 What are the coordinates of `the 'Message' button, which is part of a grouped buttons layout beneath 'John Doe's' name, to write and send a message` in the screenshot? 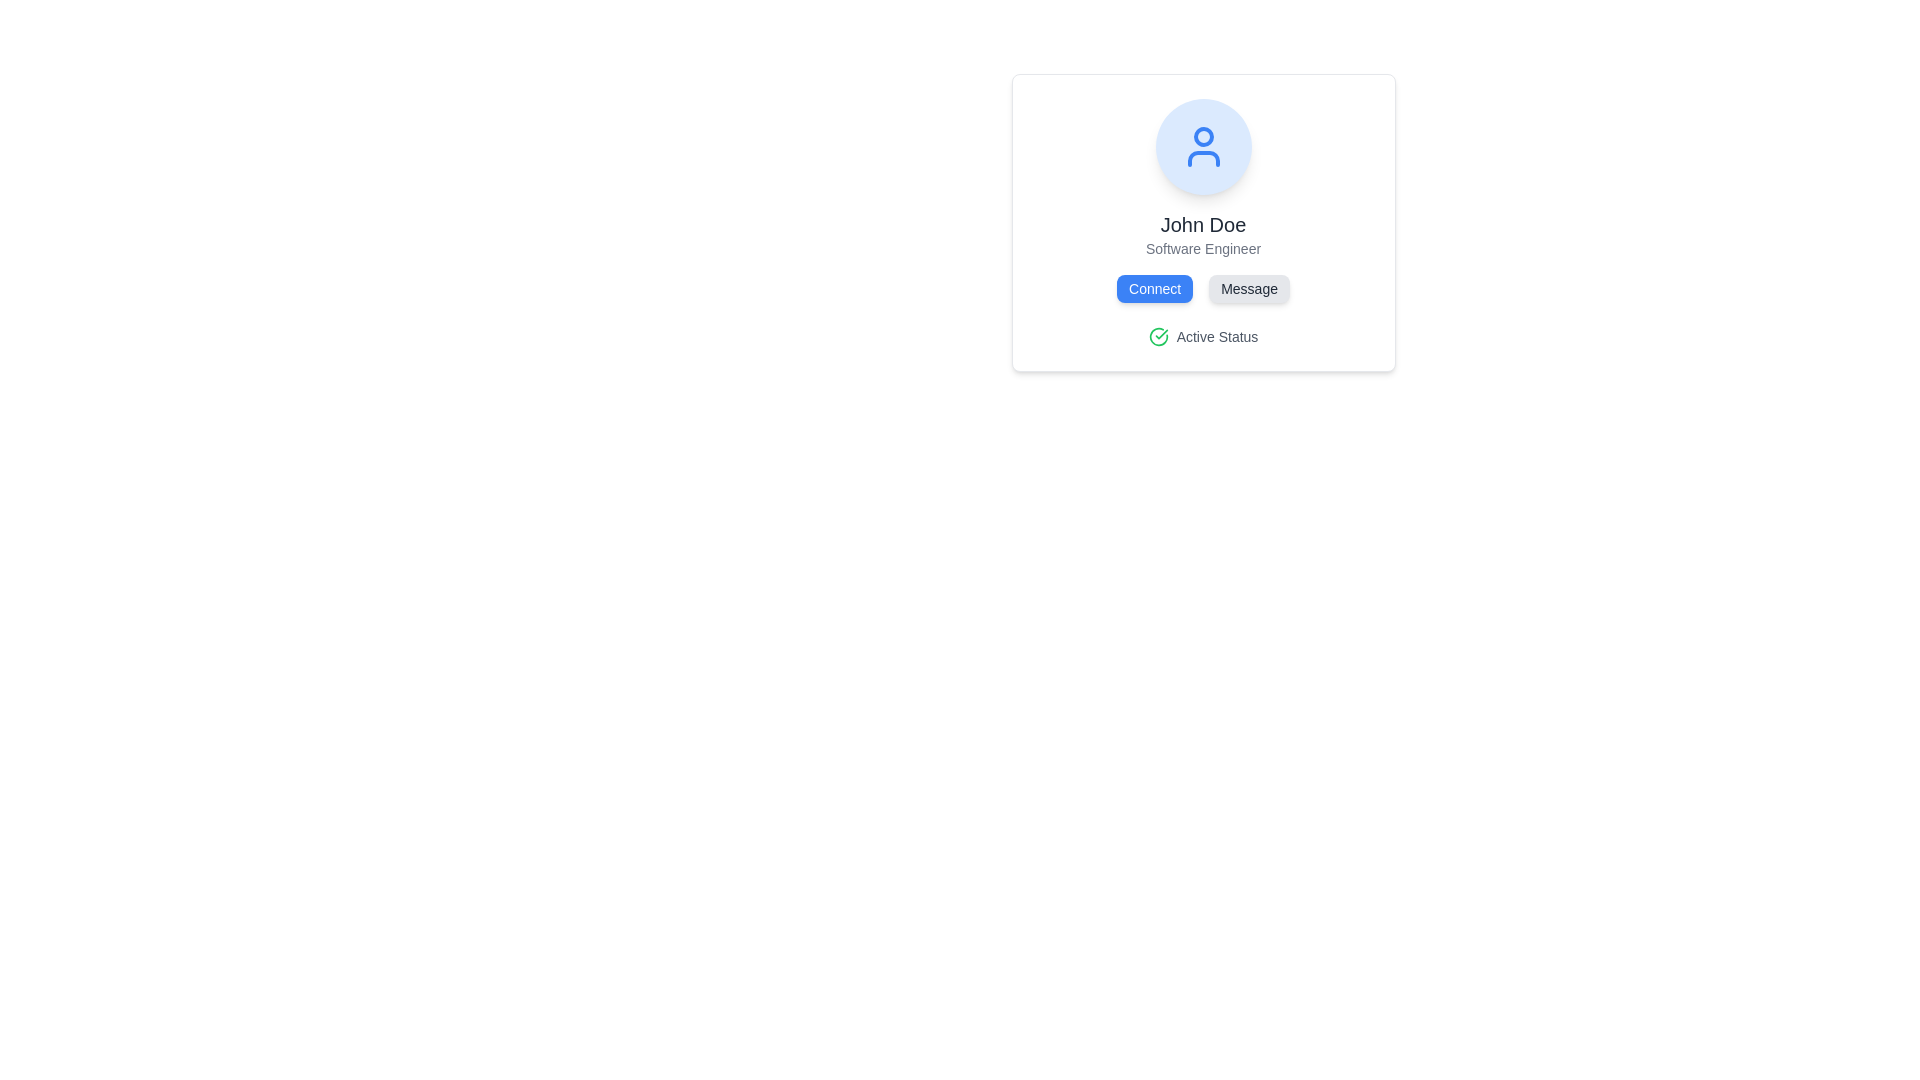 It's located at (1202, 289).